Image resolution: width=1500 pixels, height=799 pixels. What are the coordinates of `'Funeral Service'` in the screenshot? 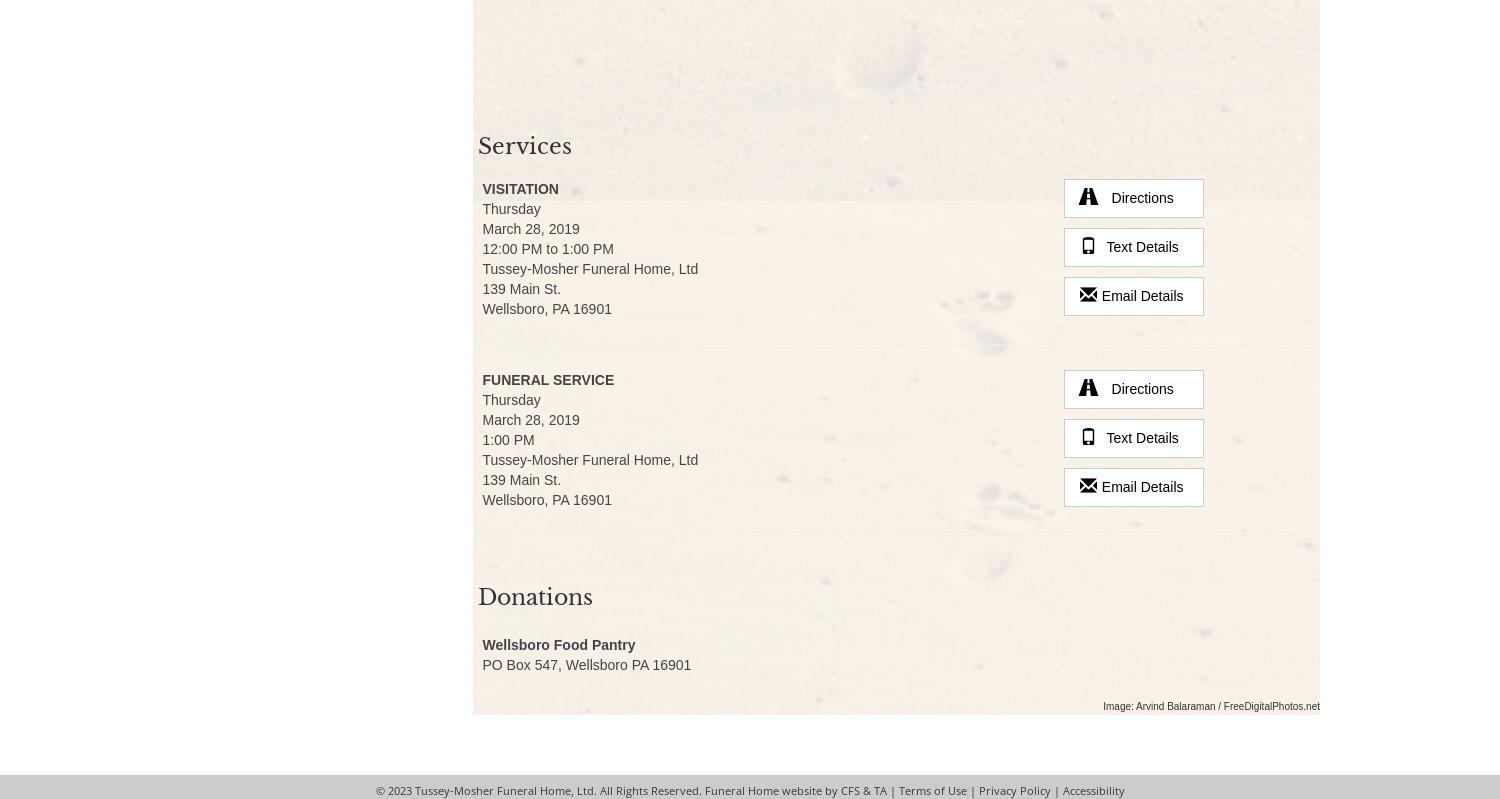 It's located at (547, 380).